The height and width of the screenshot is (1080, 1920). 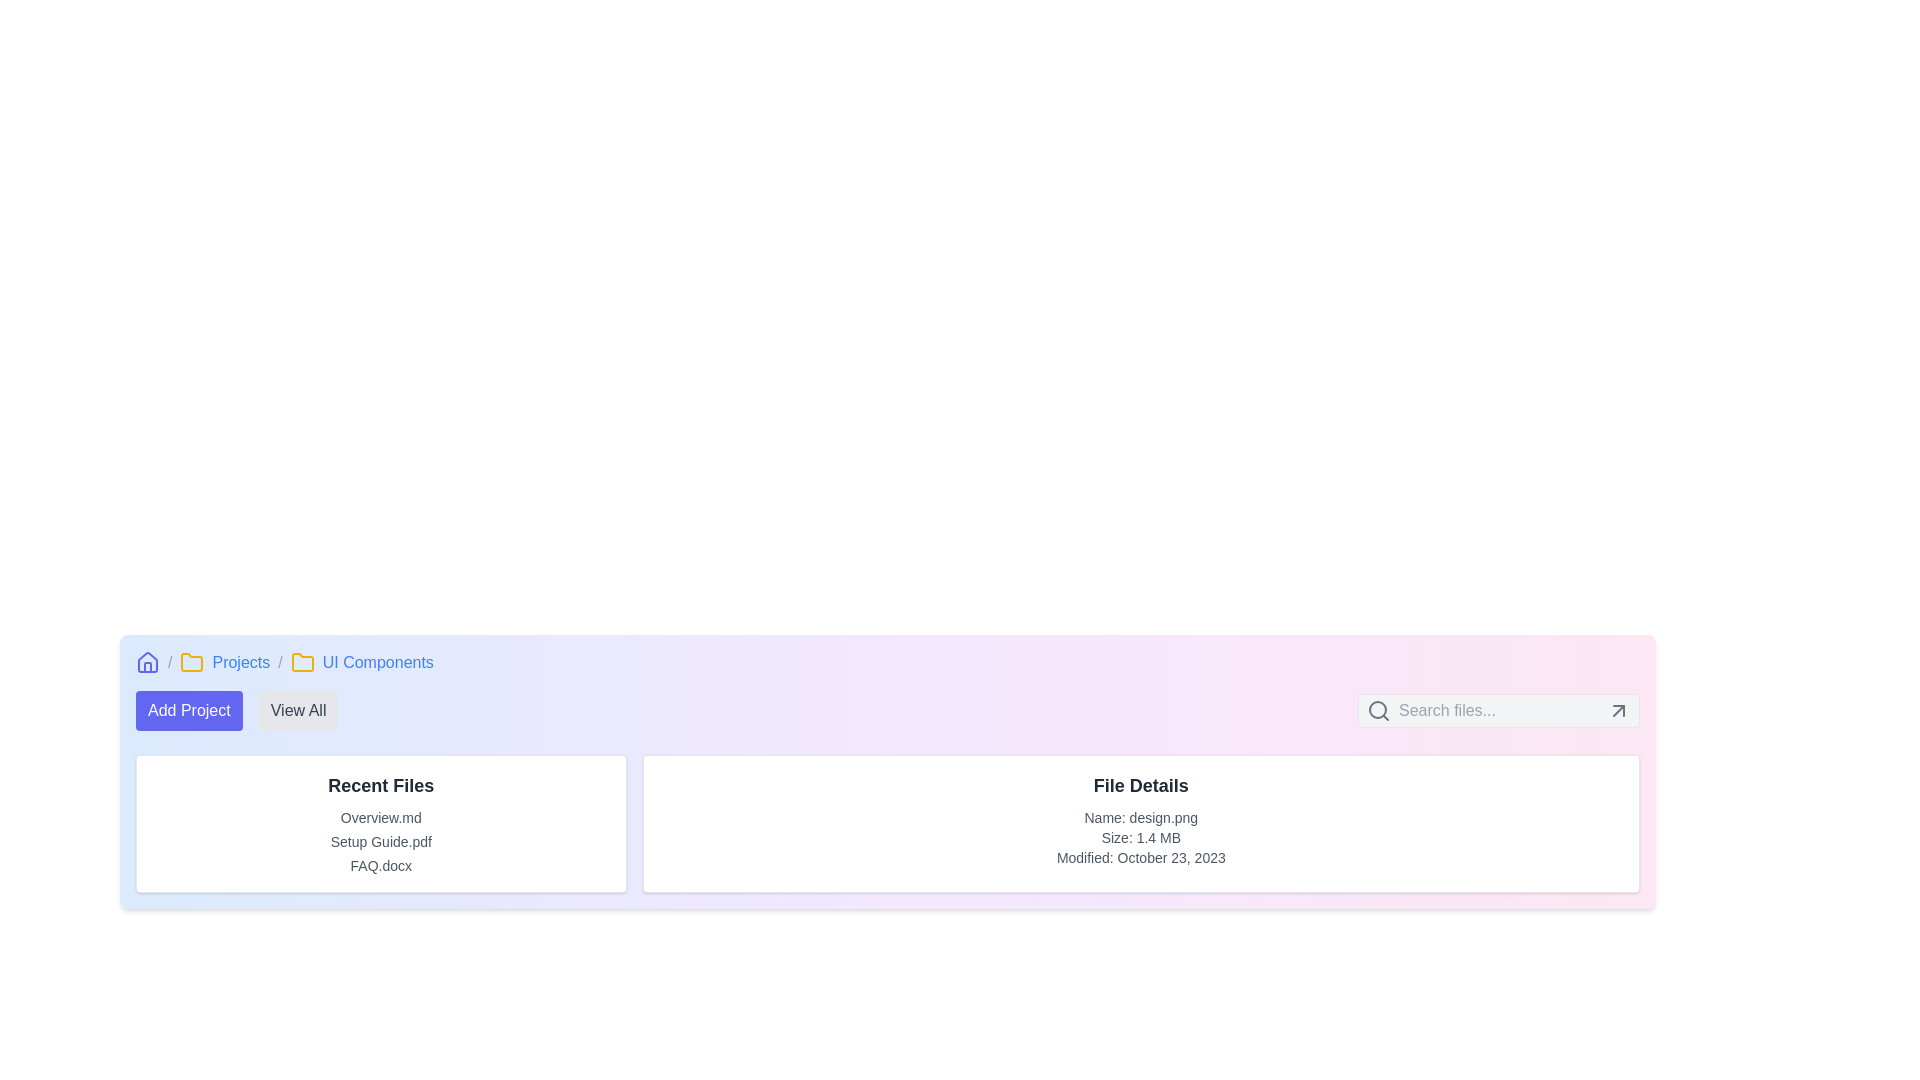 What do you see at coordinates (1141, 785) in the screenshot?
I see `the Text (Heading) that serves as the title for the section displaying file metadata, located at the top left corner within a white box` at bounding box center [1141, 785].